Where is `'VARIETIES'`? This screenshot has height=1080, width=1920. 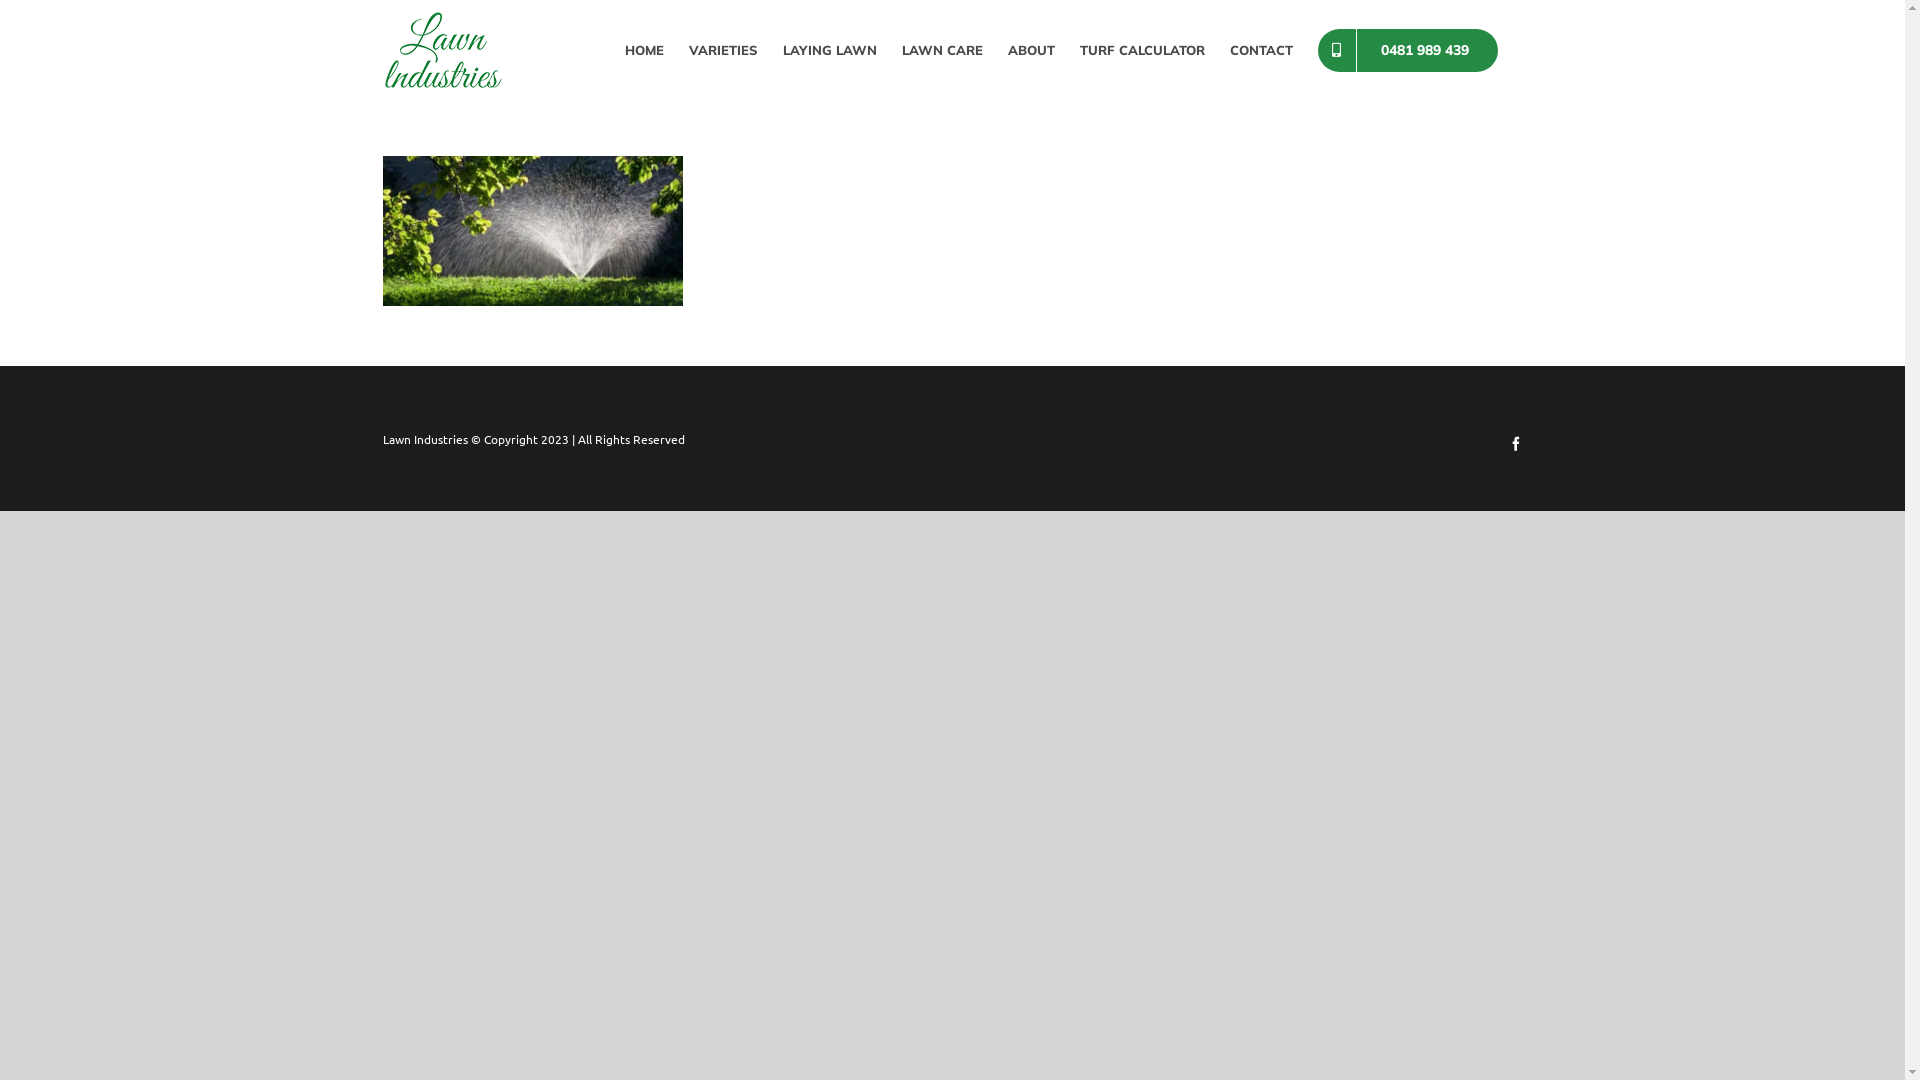
'VARIETIES' is located at coordinates (721, 49).